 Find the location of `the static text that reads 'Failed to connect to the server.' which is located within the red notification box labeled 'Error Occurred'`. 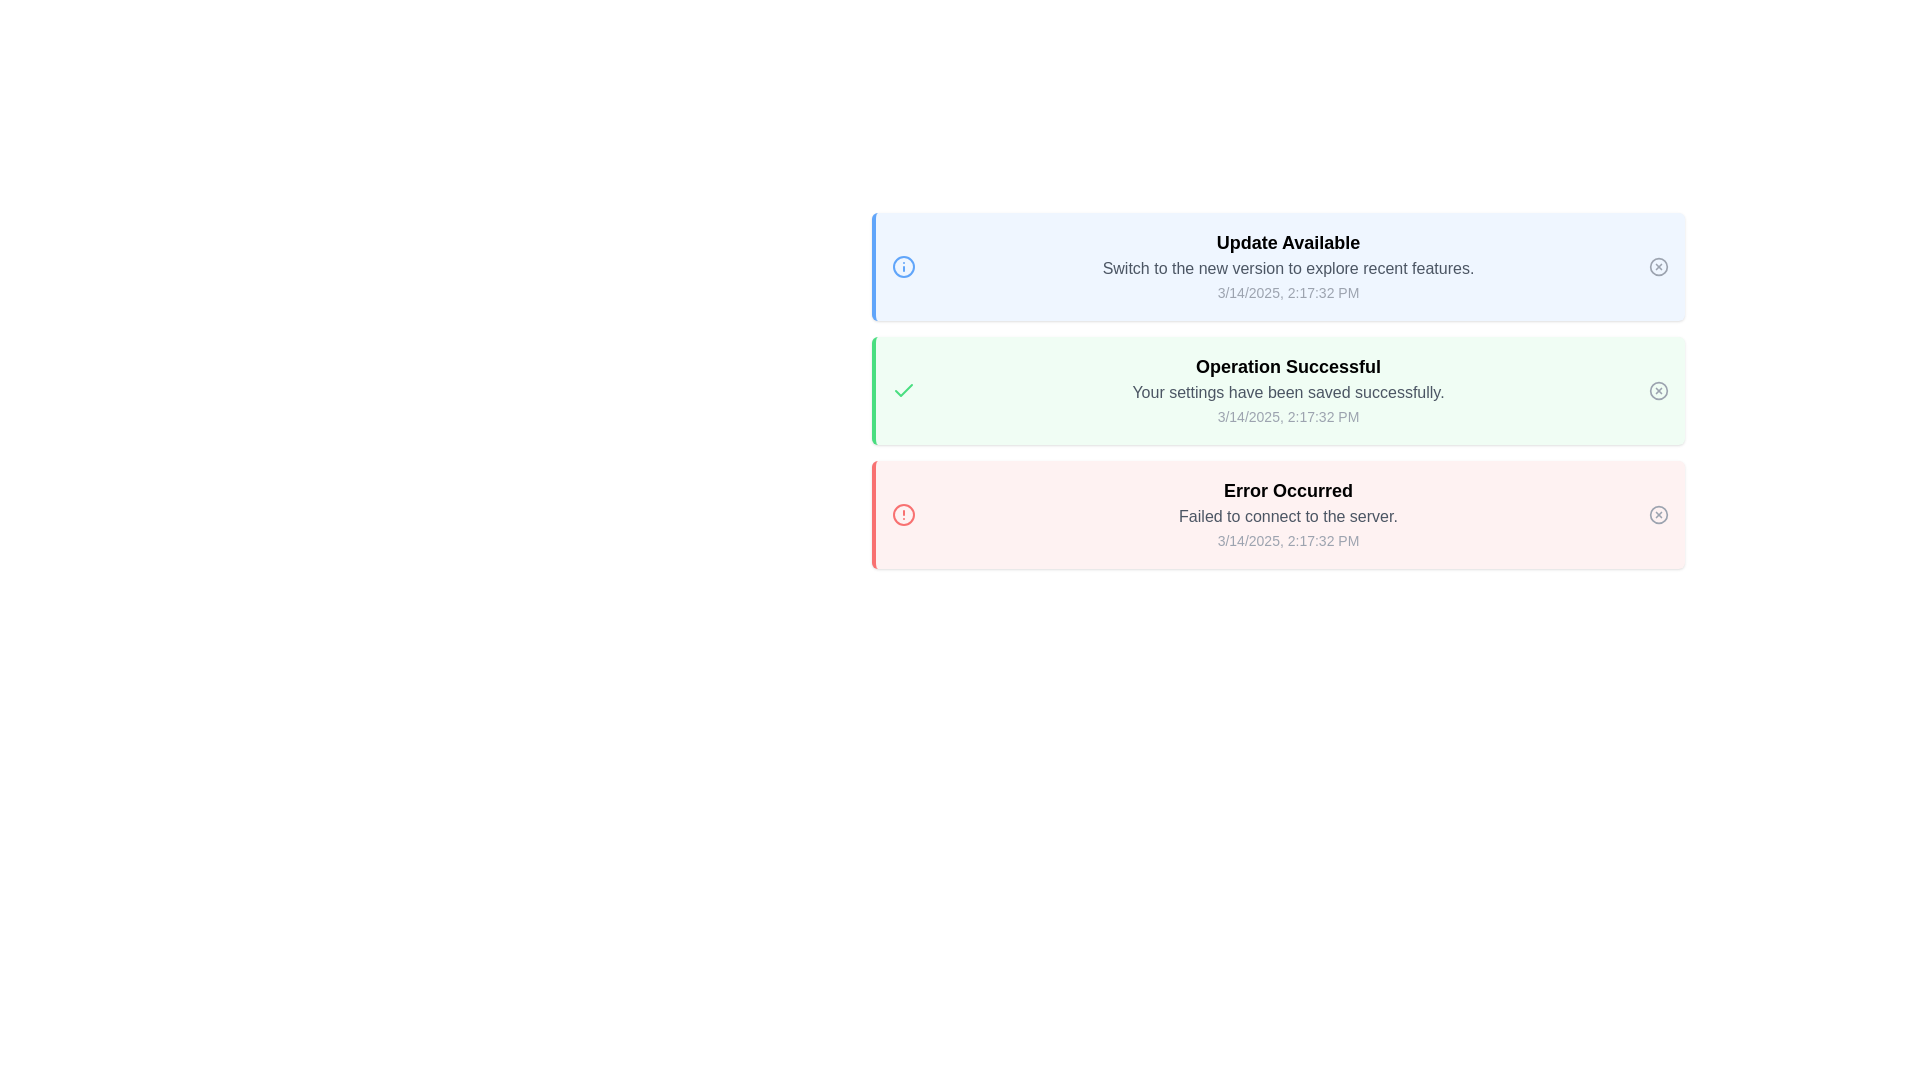

the static text that reads 'Failed to connect to the server.' which is located within the red notification box labeled 'Error Occurred' is located at coordinates (1288, 515).